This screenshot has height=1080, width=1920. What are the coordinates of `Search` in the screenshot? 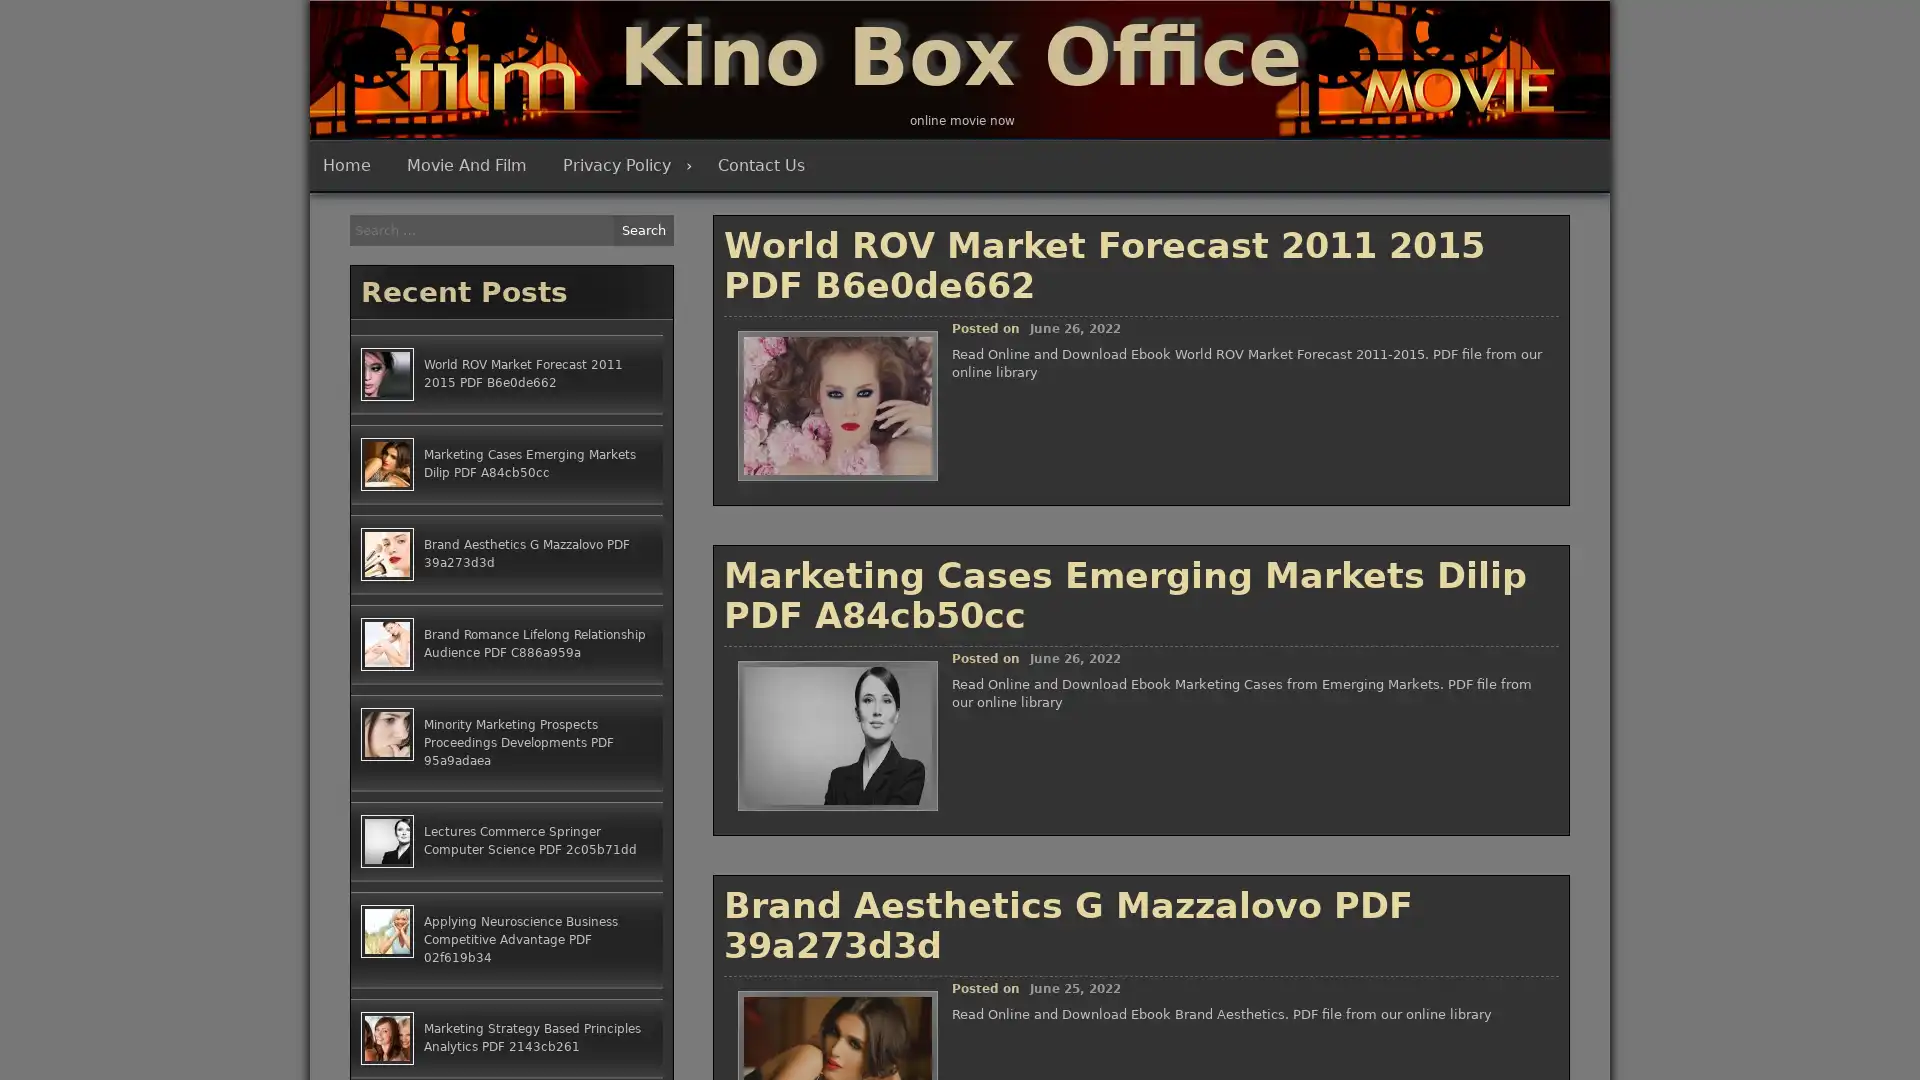 It's located at (643, 229).